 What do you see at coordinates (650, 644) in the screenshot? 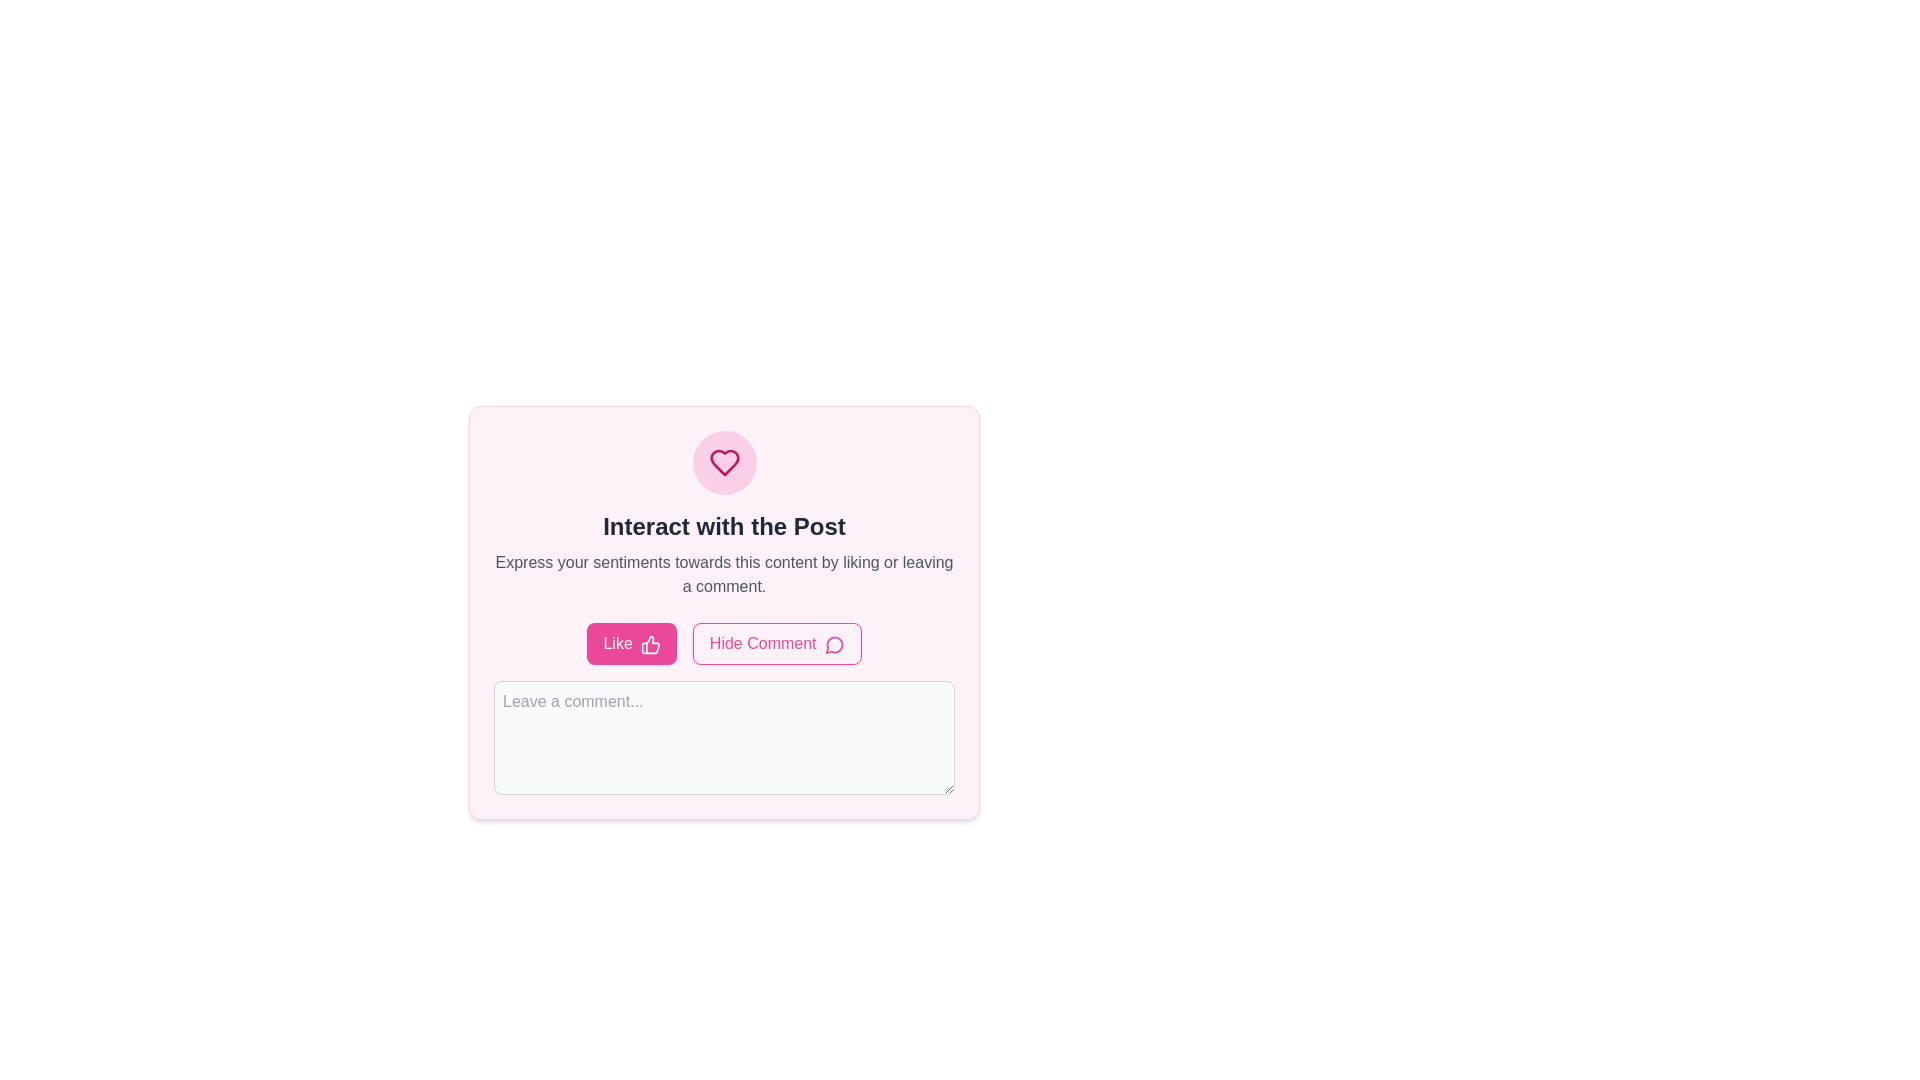
I see `the thumbs-up icon, which is a pink-colored hand outline representing positive affirmation, located to the right of the 'Like' button` at bounding box center [650, 644].